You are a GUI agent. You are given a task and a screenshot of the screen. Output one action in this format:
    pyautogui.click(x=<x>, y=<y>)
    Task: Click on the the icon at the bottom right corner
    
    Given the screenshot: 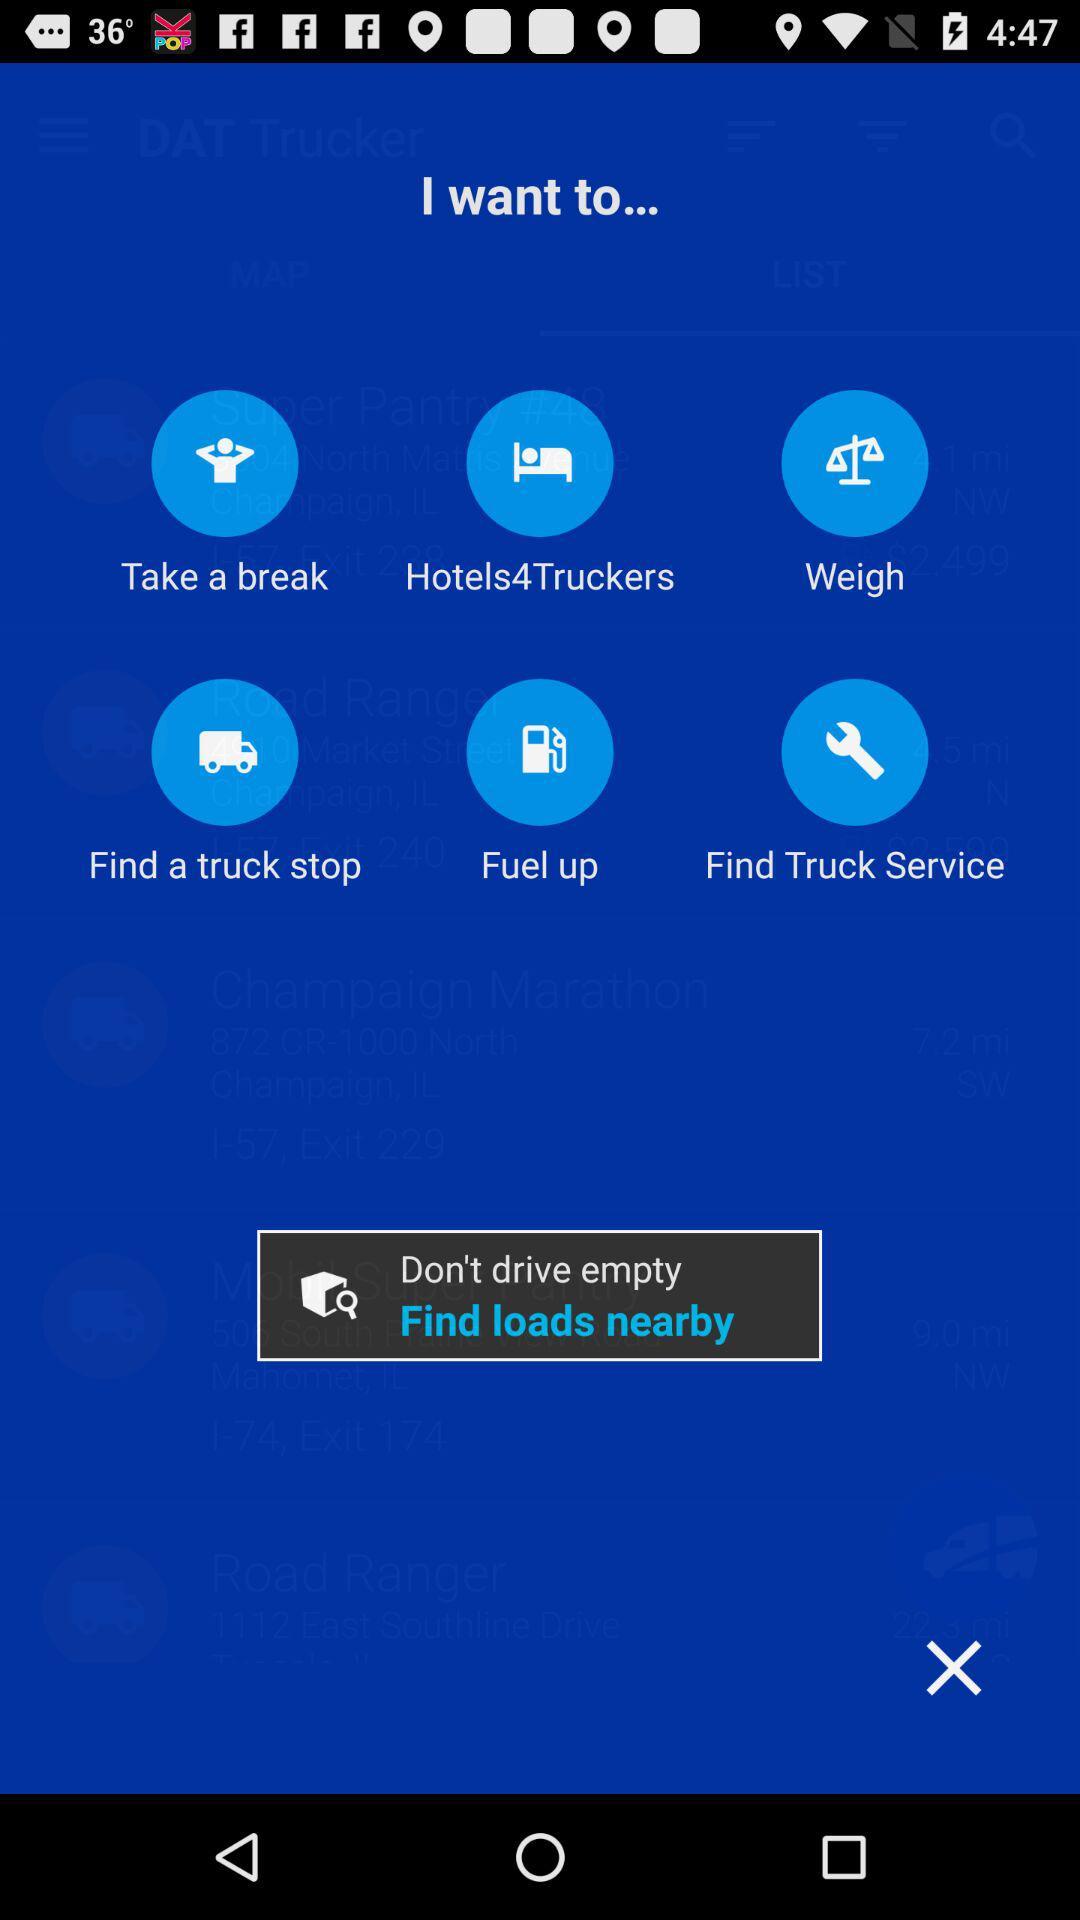 What is the action you would take?
    pyautogui.click(x=993, y=1706)
    